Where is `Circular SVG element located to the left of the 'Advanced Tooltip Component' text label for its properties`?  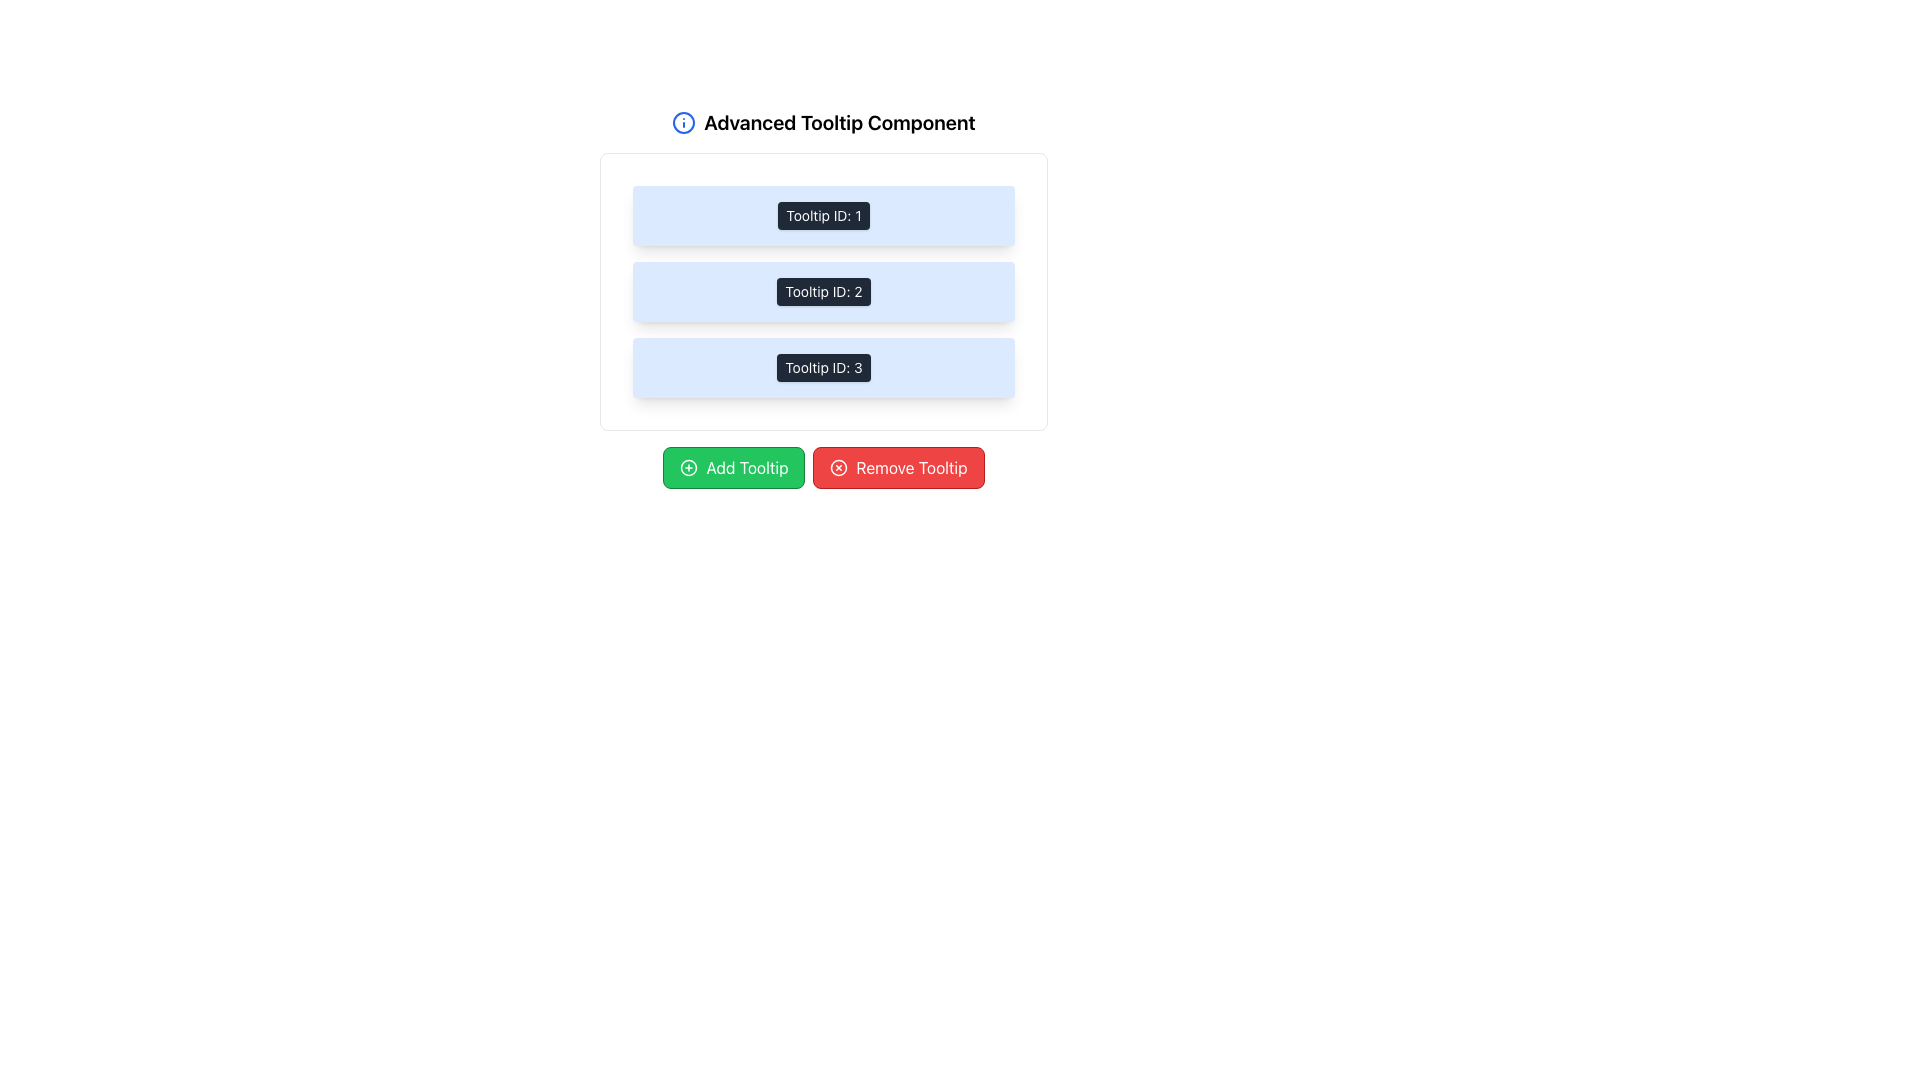
Circular SVG element located to the left of the 'Advanced Tooltip Component' text label for its properties is located at coordinates (684, 123).